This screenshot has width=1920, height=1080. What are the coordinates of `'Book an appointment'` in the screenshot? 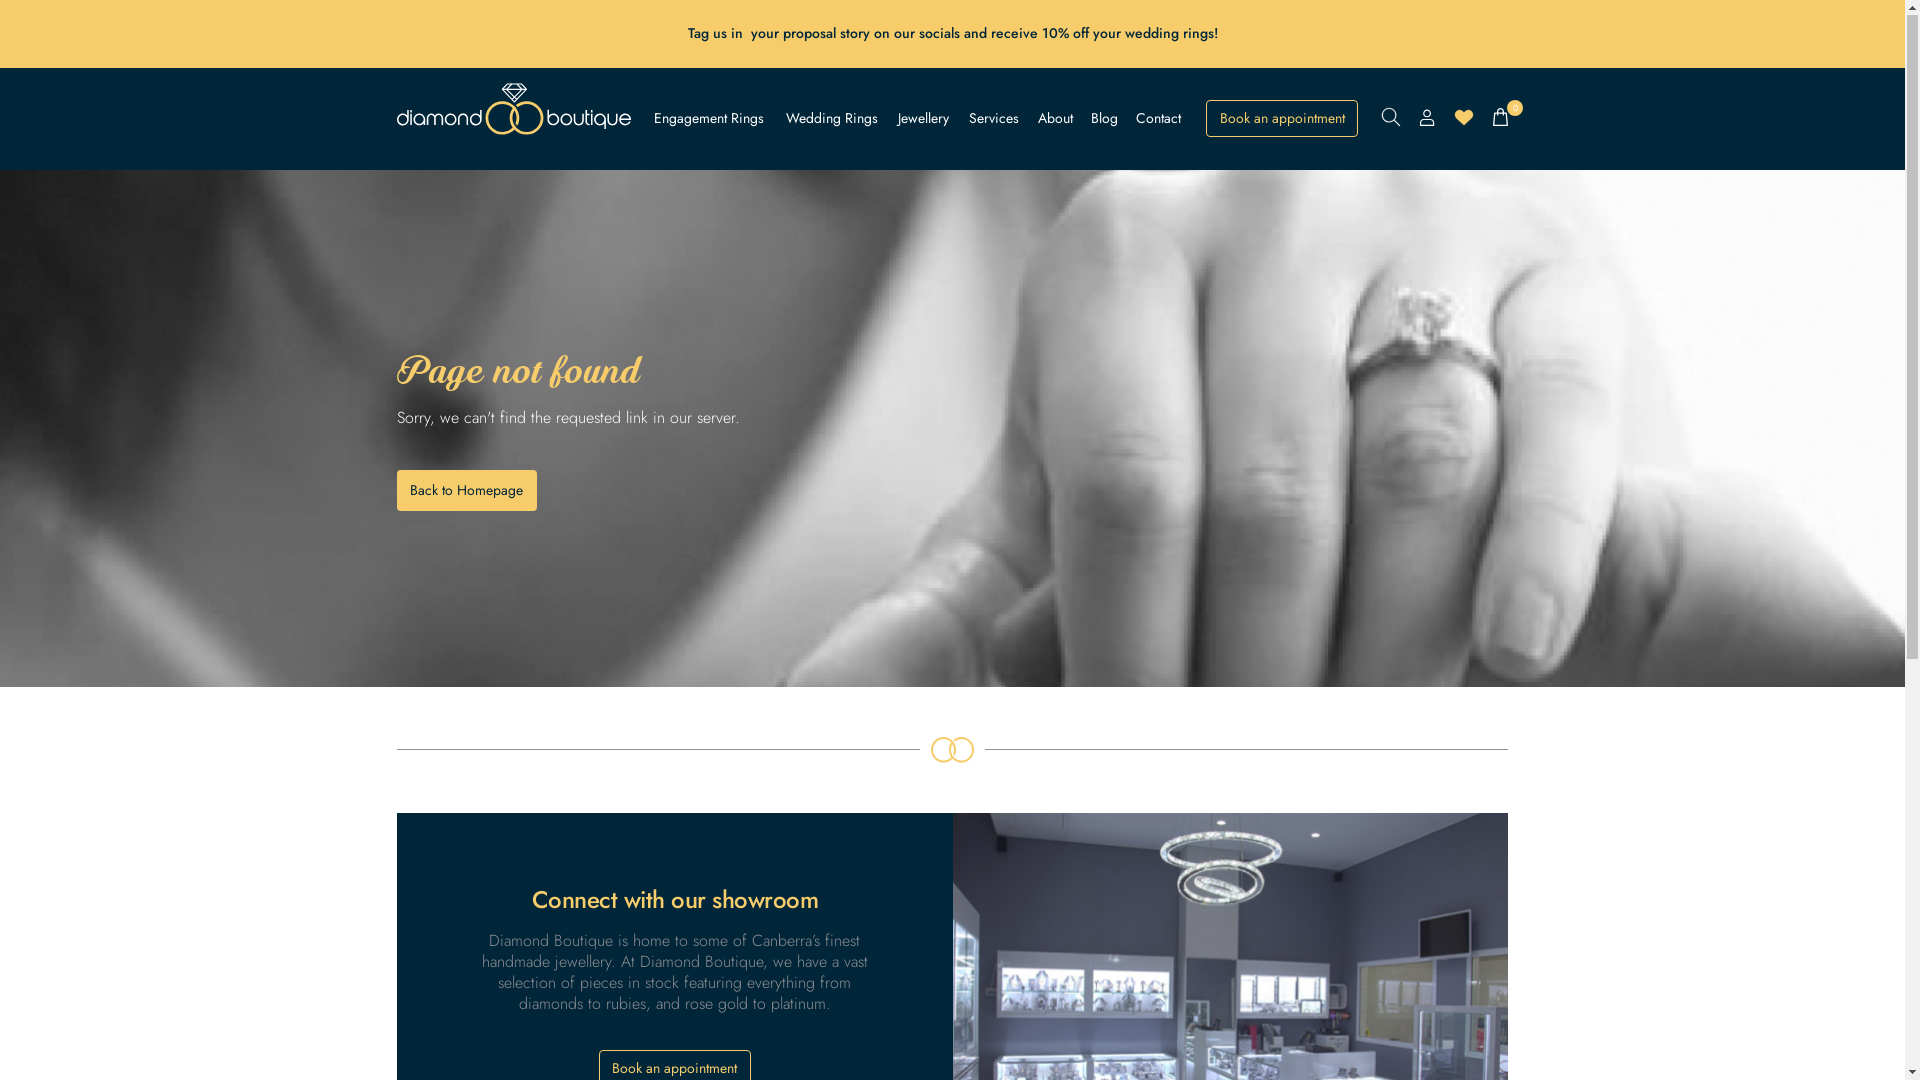 It's located at (1281, 119).